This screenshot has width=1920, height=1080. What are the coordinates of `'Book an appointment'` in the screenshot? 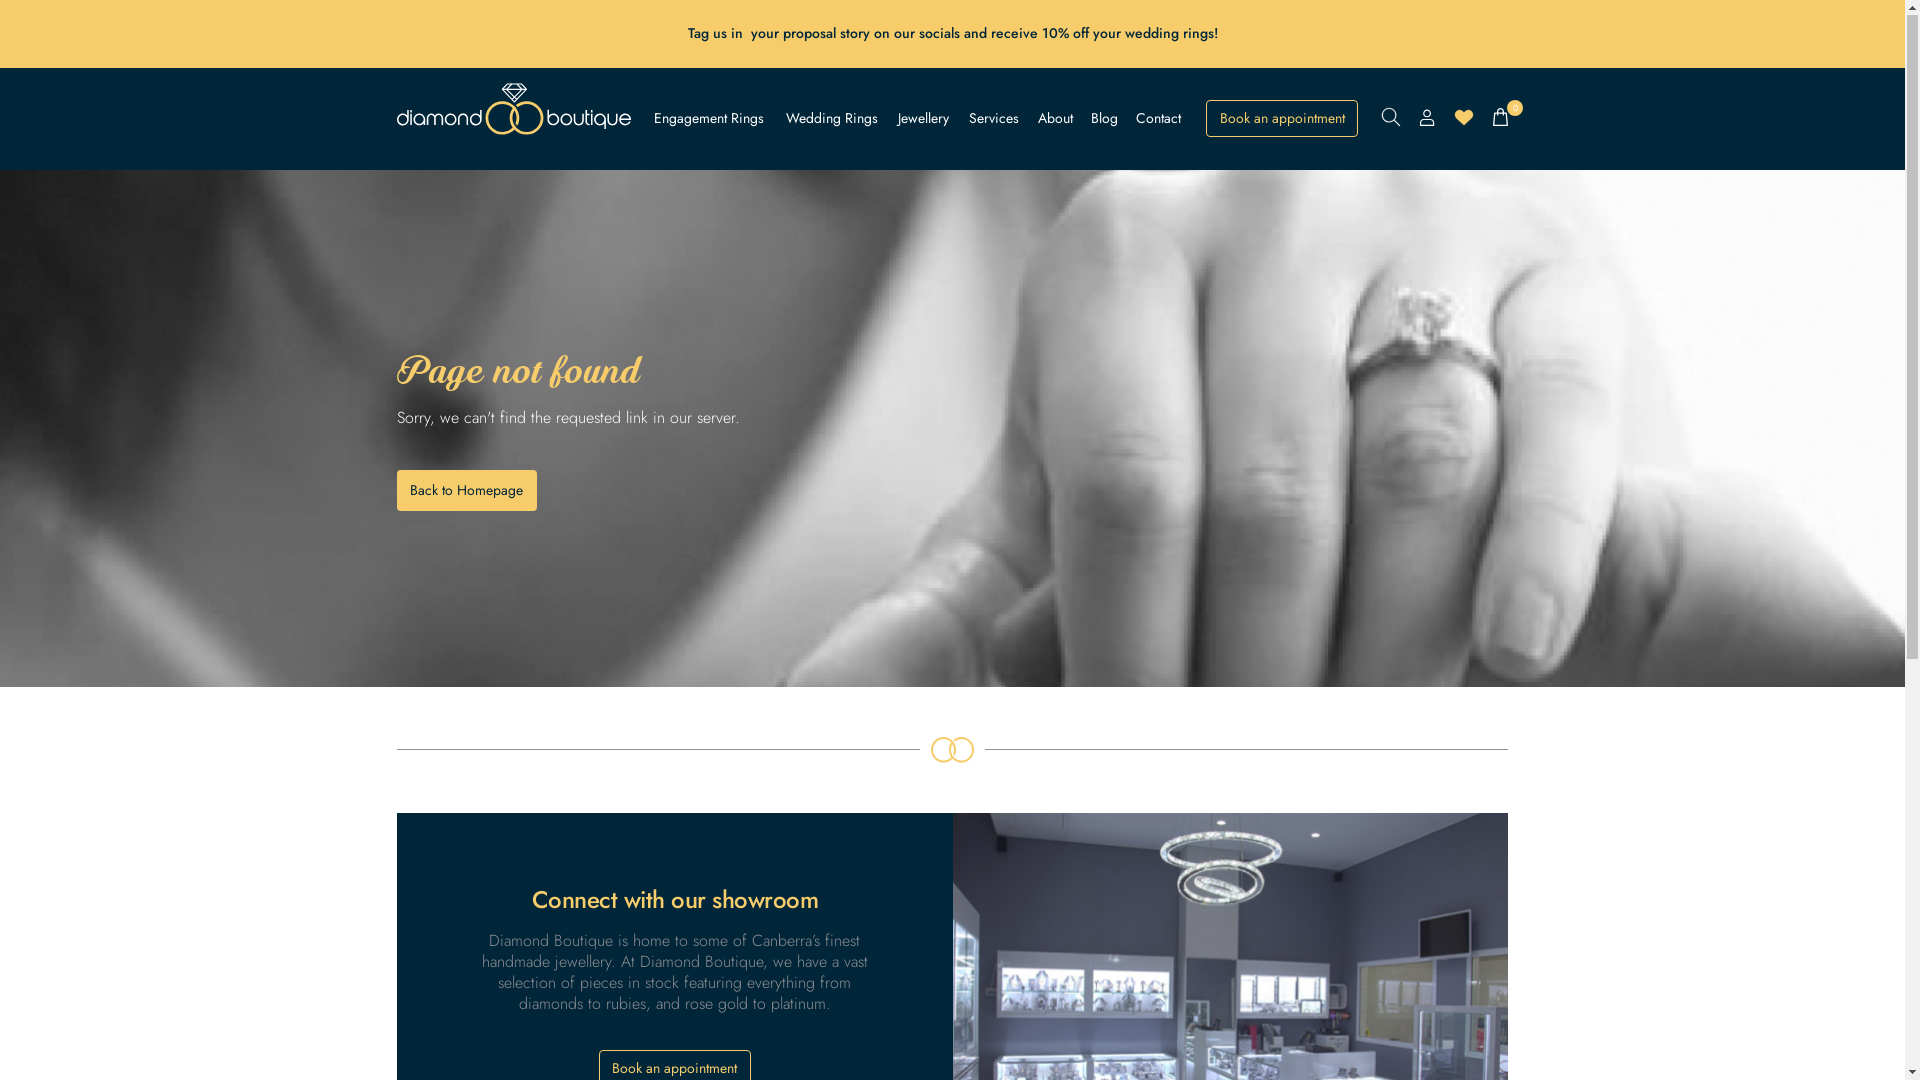 It's located at (1281, 119).